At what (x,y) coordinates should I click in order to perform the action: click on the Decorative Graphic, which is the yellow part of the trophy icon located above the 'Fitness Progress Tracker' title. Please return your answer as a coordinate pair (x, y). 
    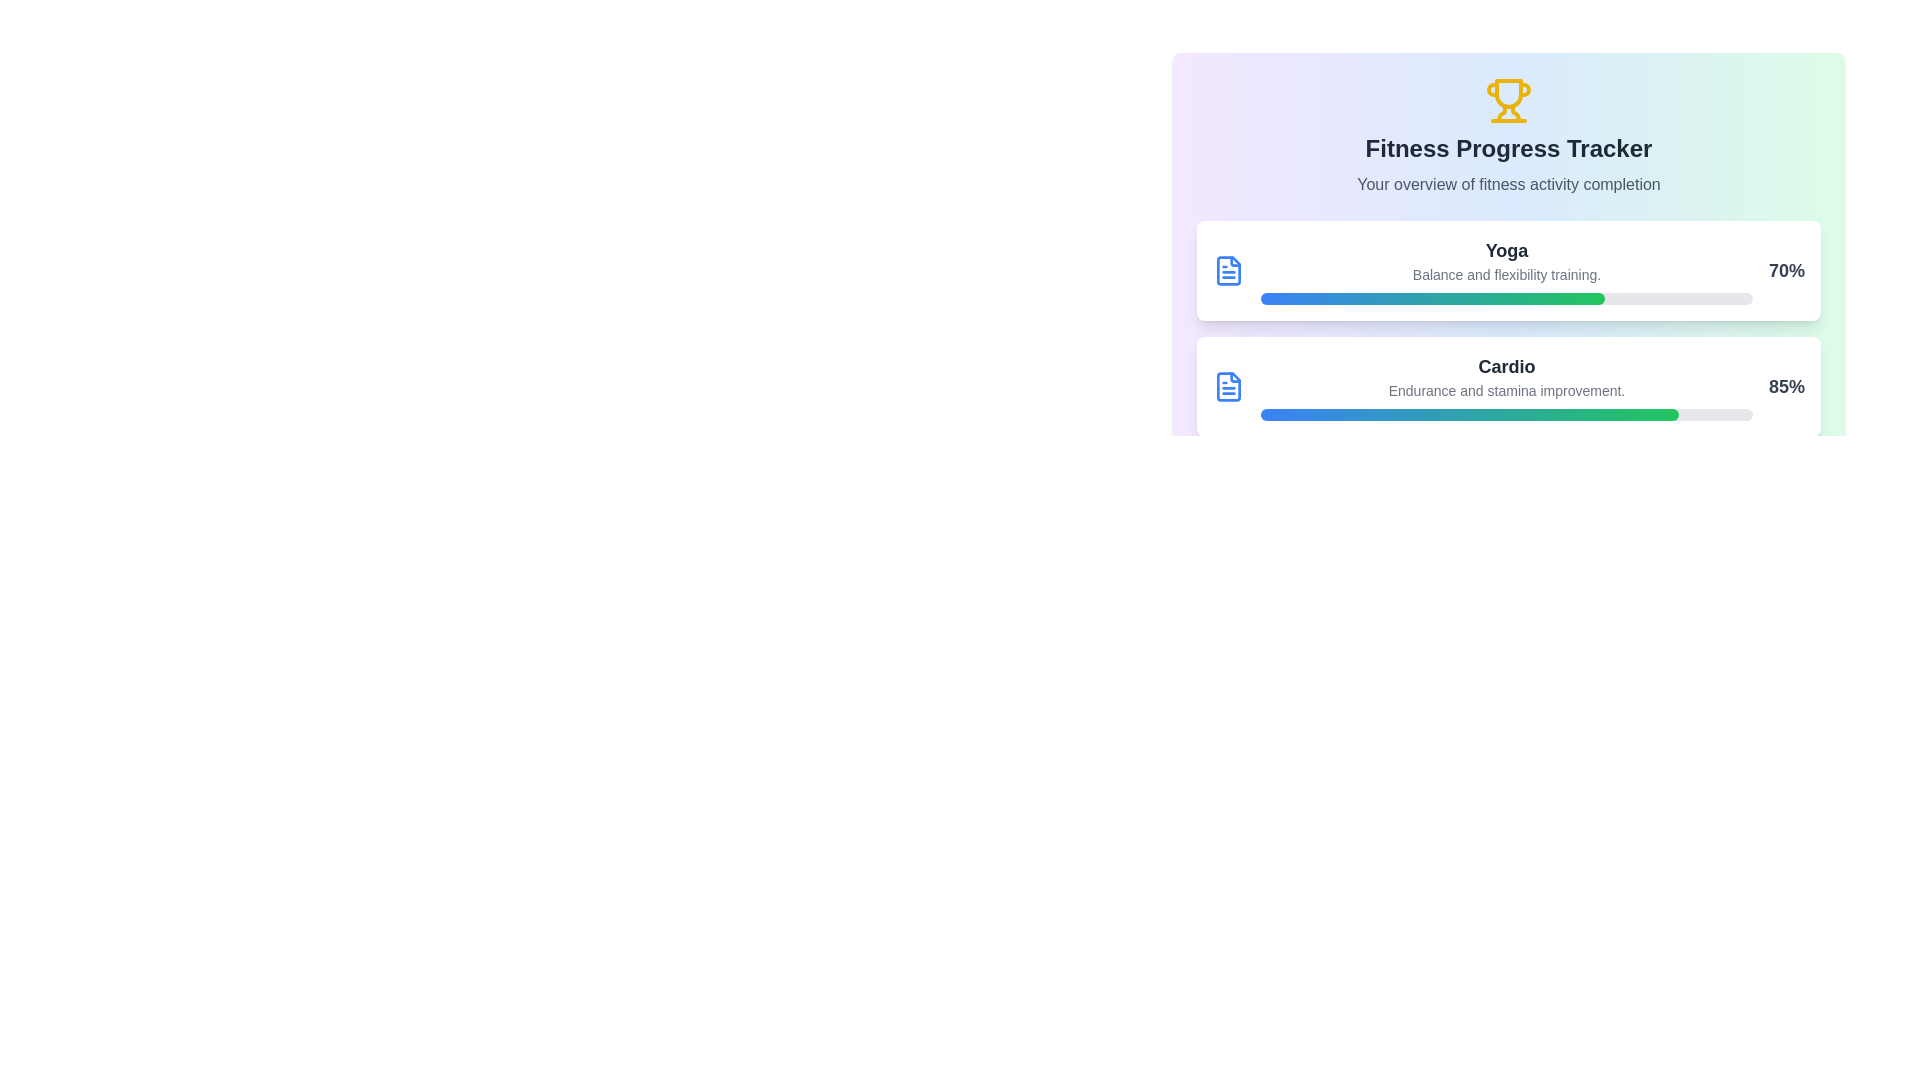
    Looking at the image, I should click on (1502, 112).